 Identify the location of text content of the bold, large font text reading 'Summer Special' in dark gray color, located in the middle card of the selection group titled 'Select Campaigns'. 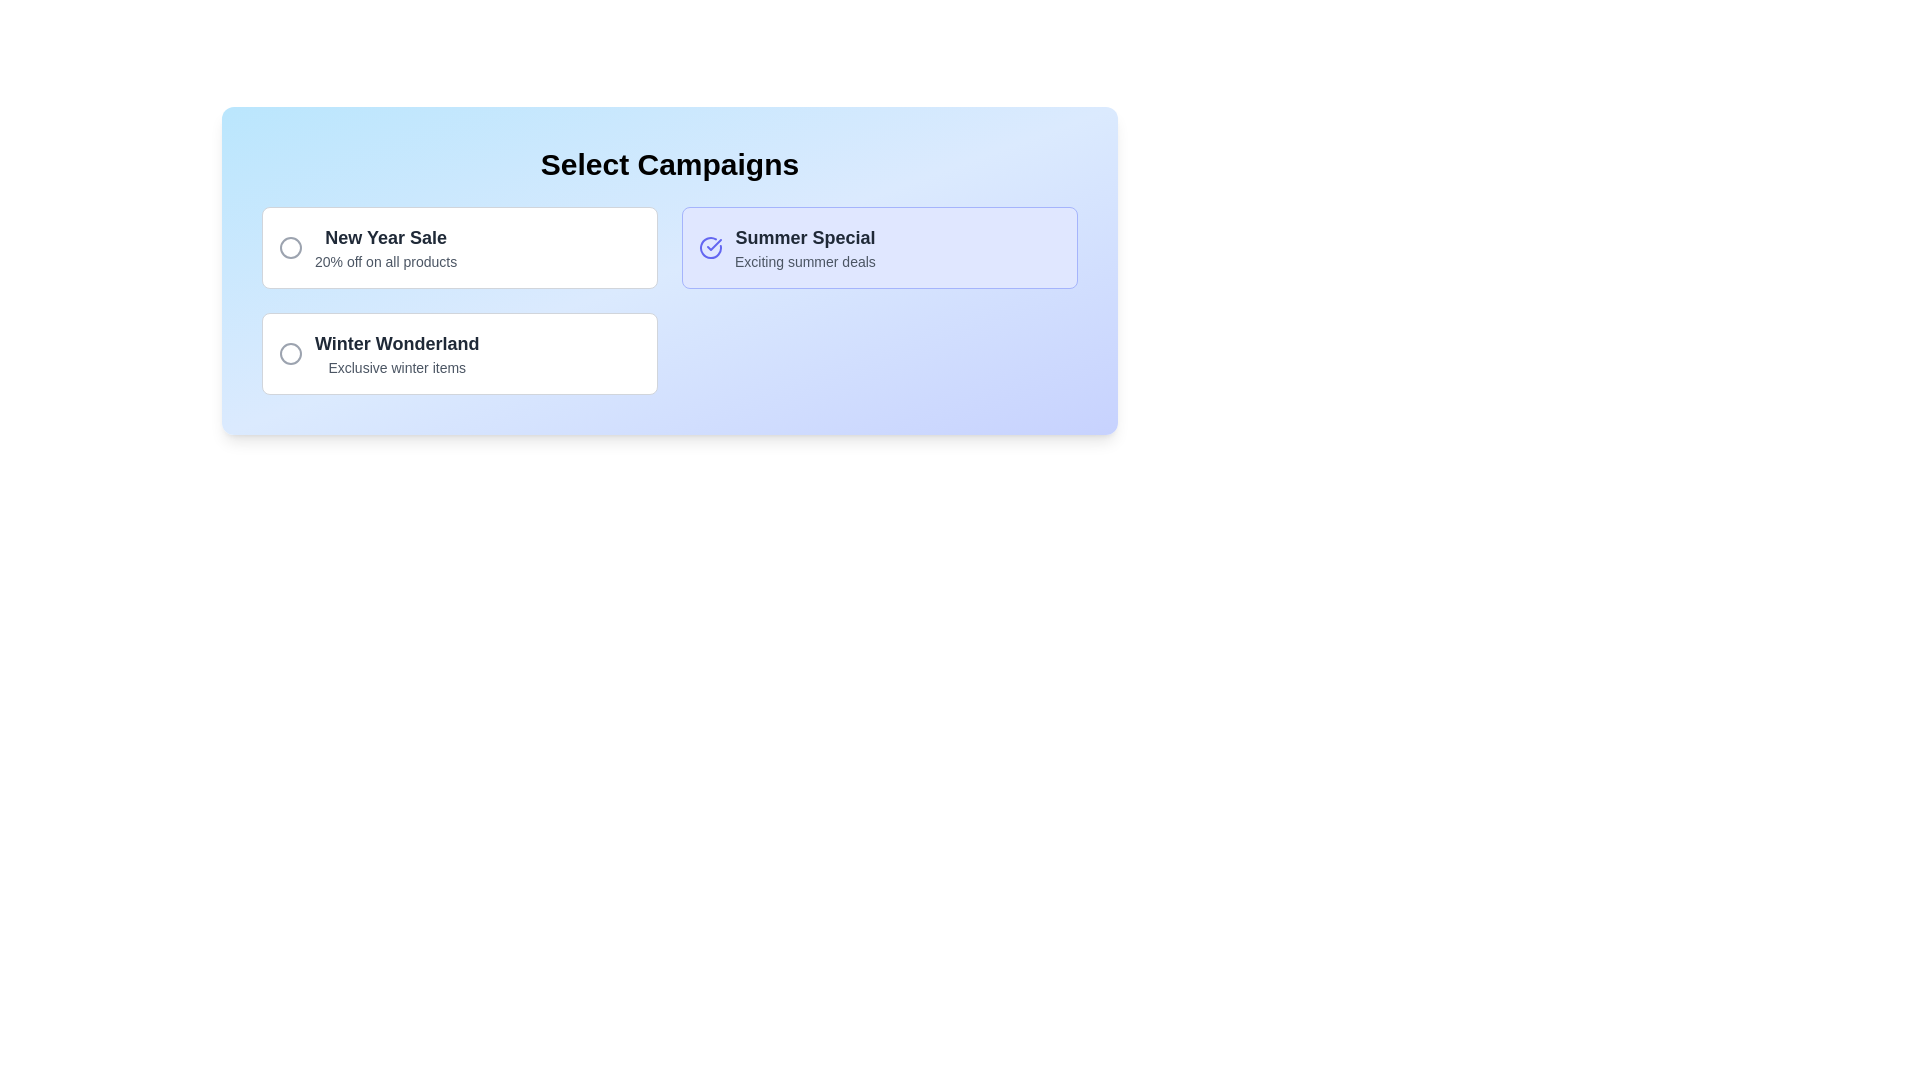
(805, 237).